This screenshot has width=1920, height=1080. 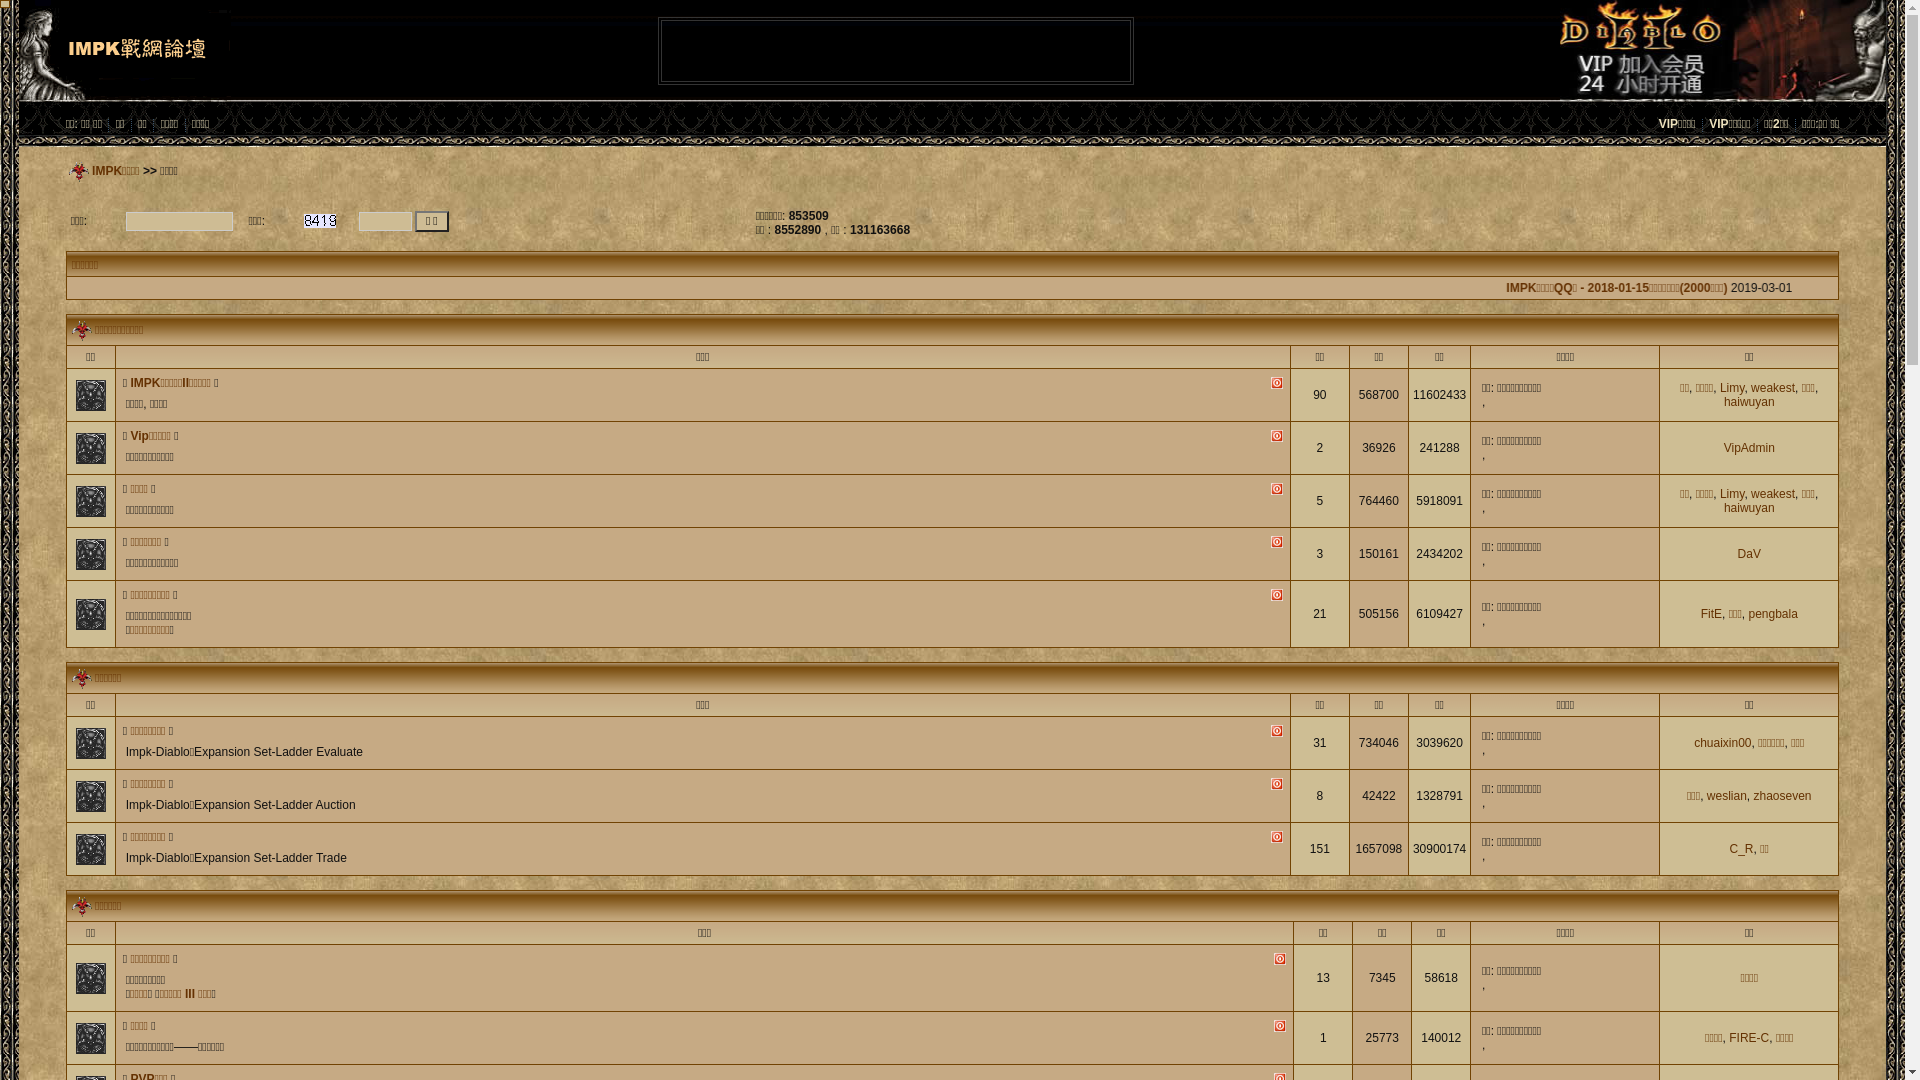 I want to click on 'zhaoseven', so click(x=1782, y=794).